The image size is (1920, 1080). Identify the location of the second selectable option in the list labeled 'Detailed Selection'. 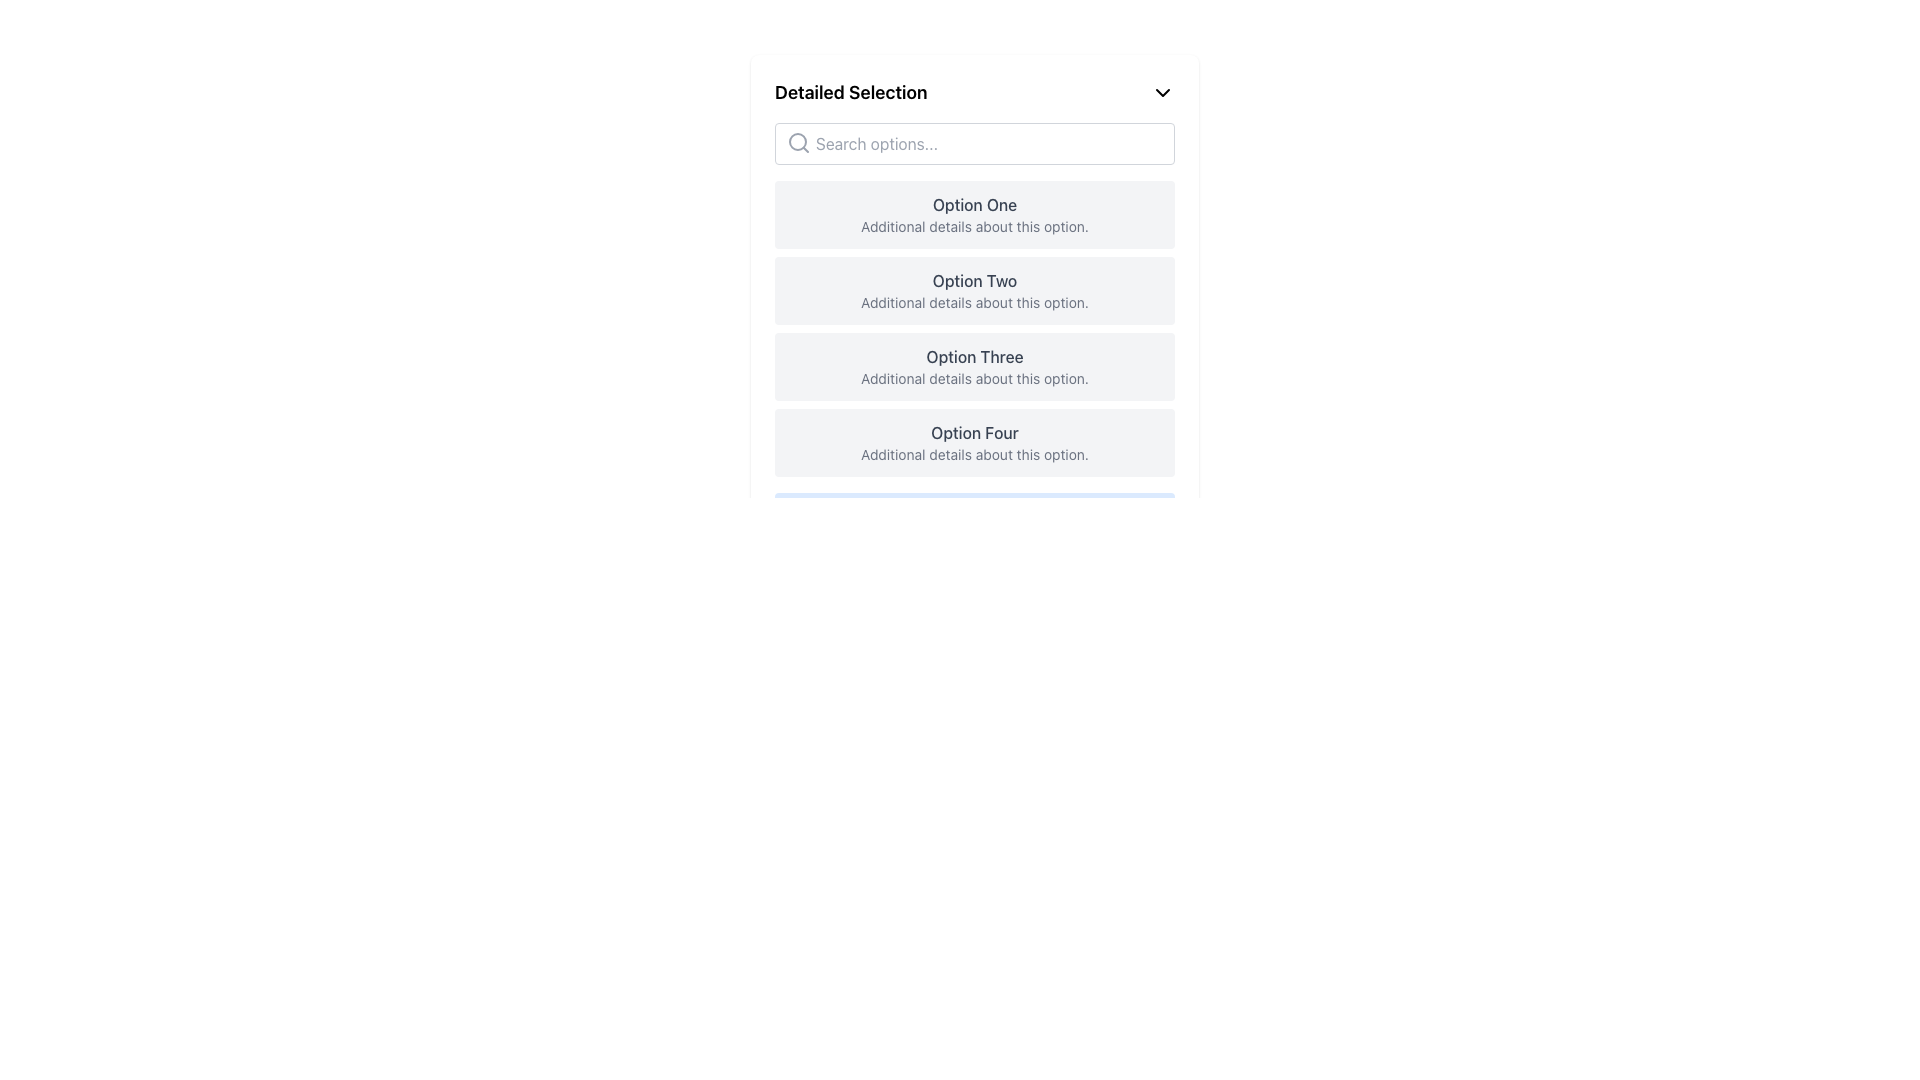
(974, 290).